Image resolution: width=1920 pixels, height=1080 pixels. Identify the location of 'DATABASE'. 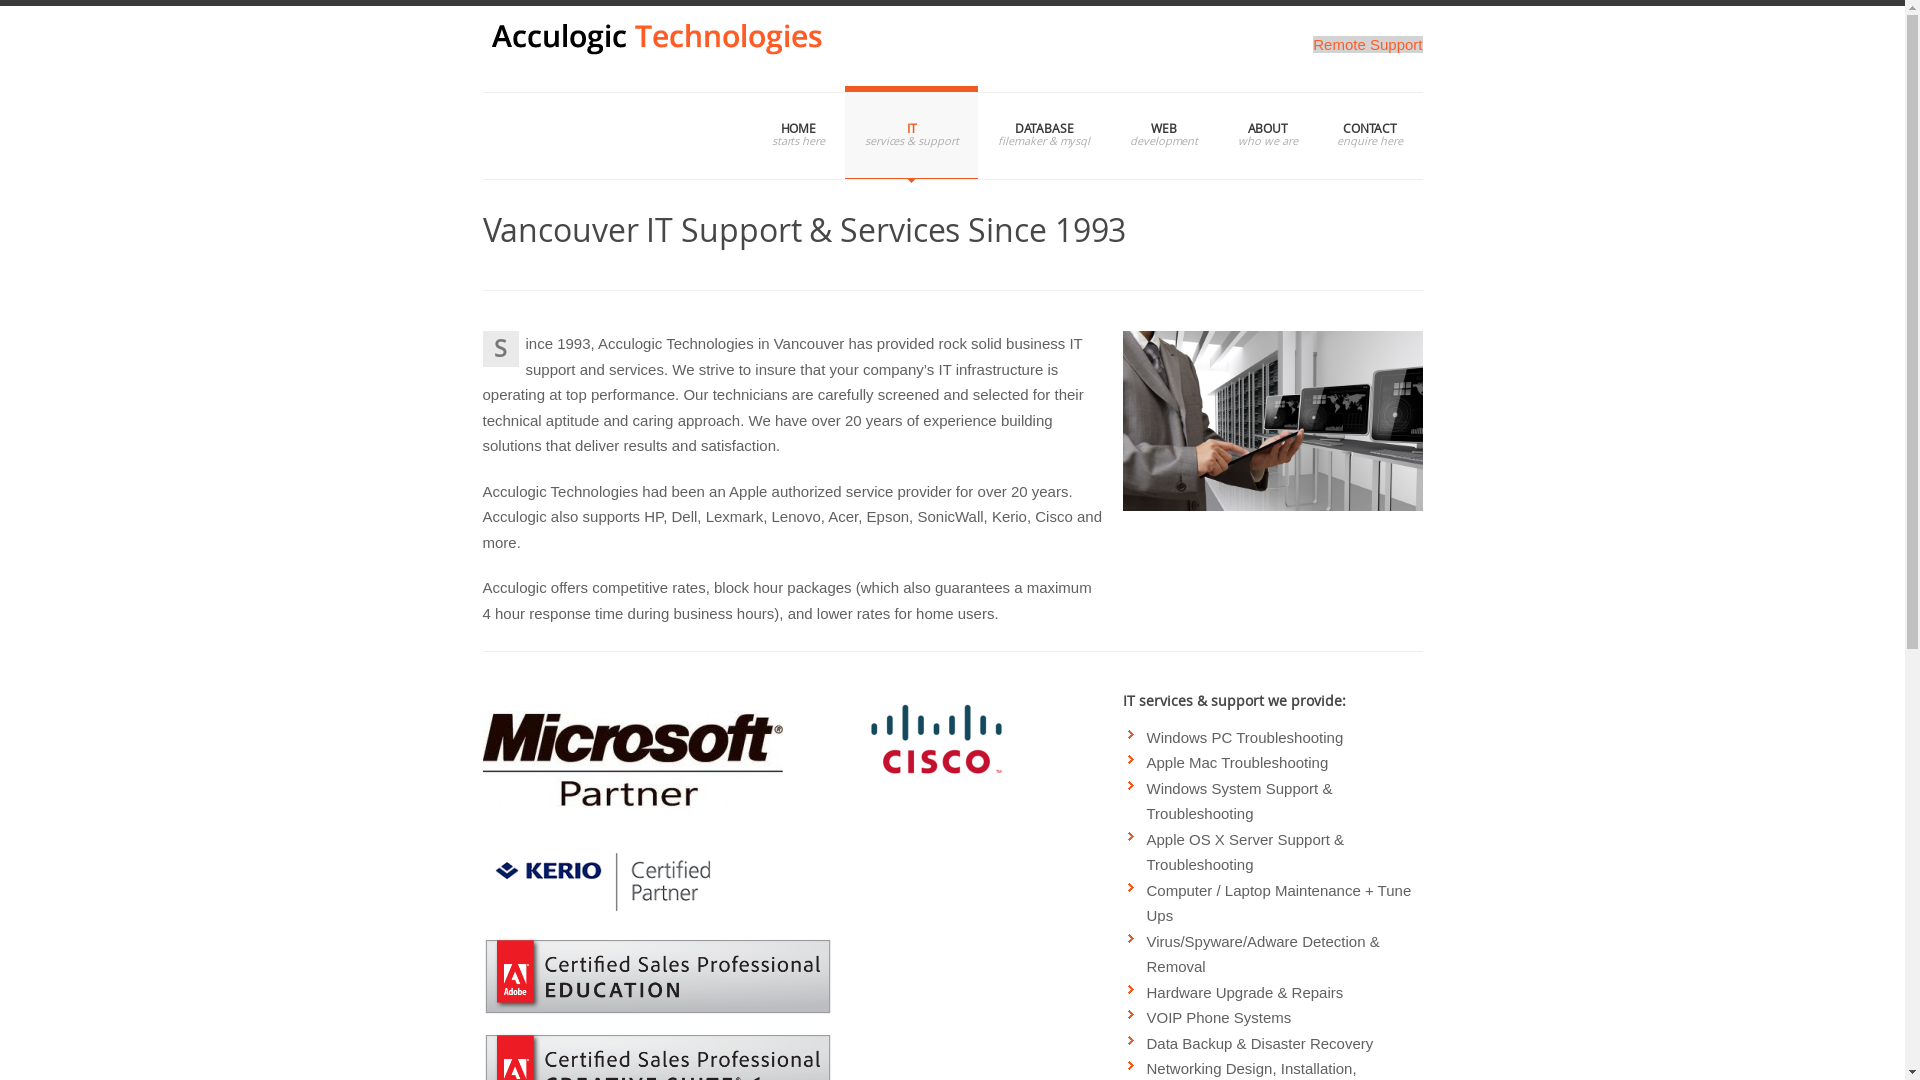
(1042, 132).